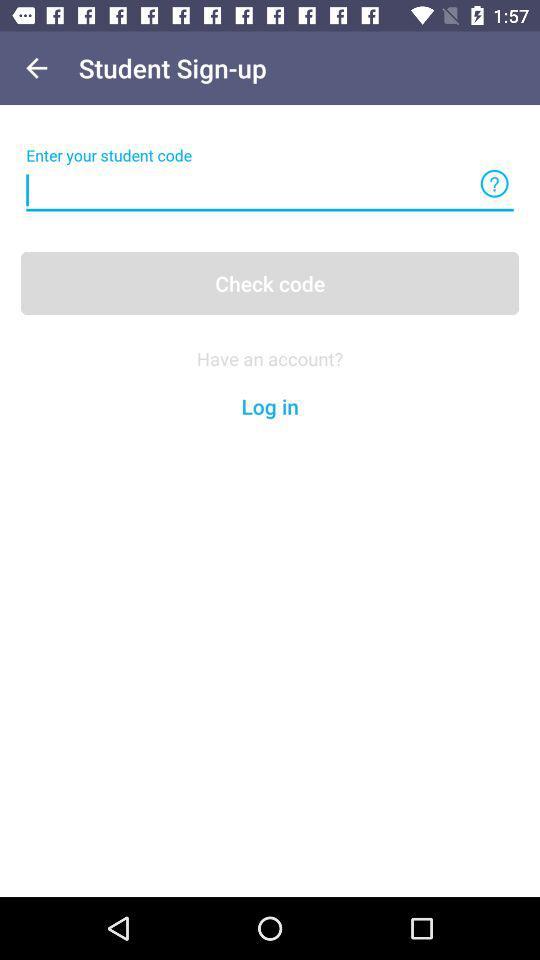  I want to click on the help icon, so click(493, 183).